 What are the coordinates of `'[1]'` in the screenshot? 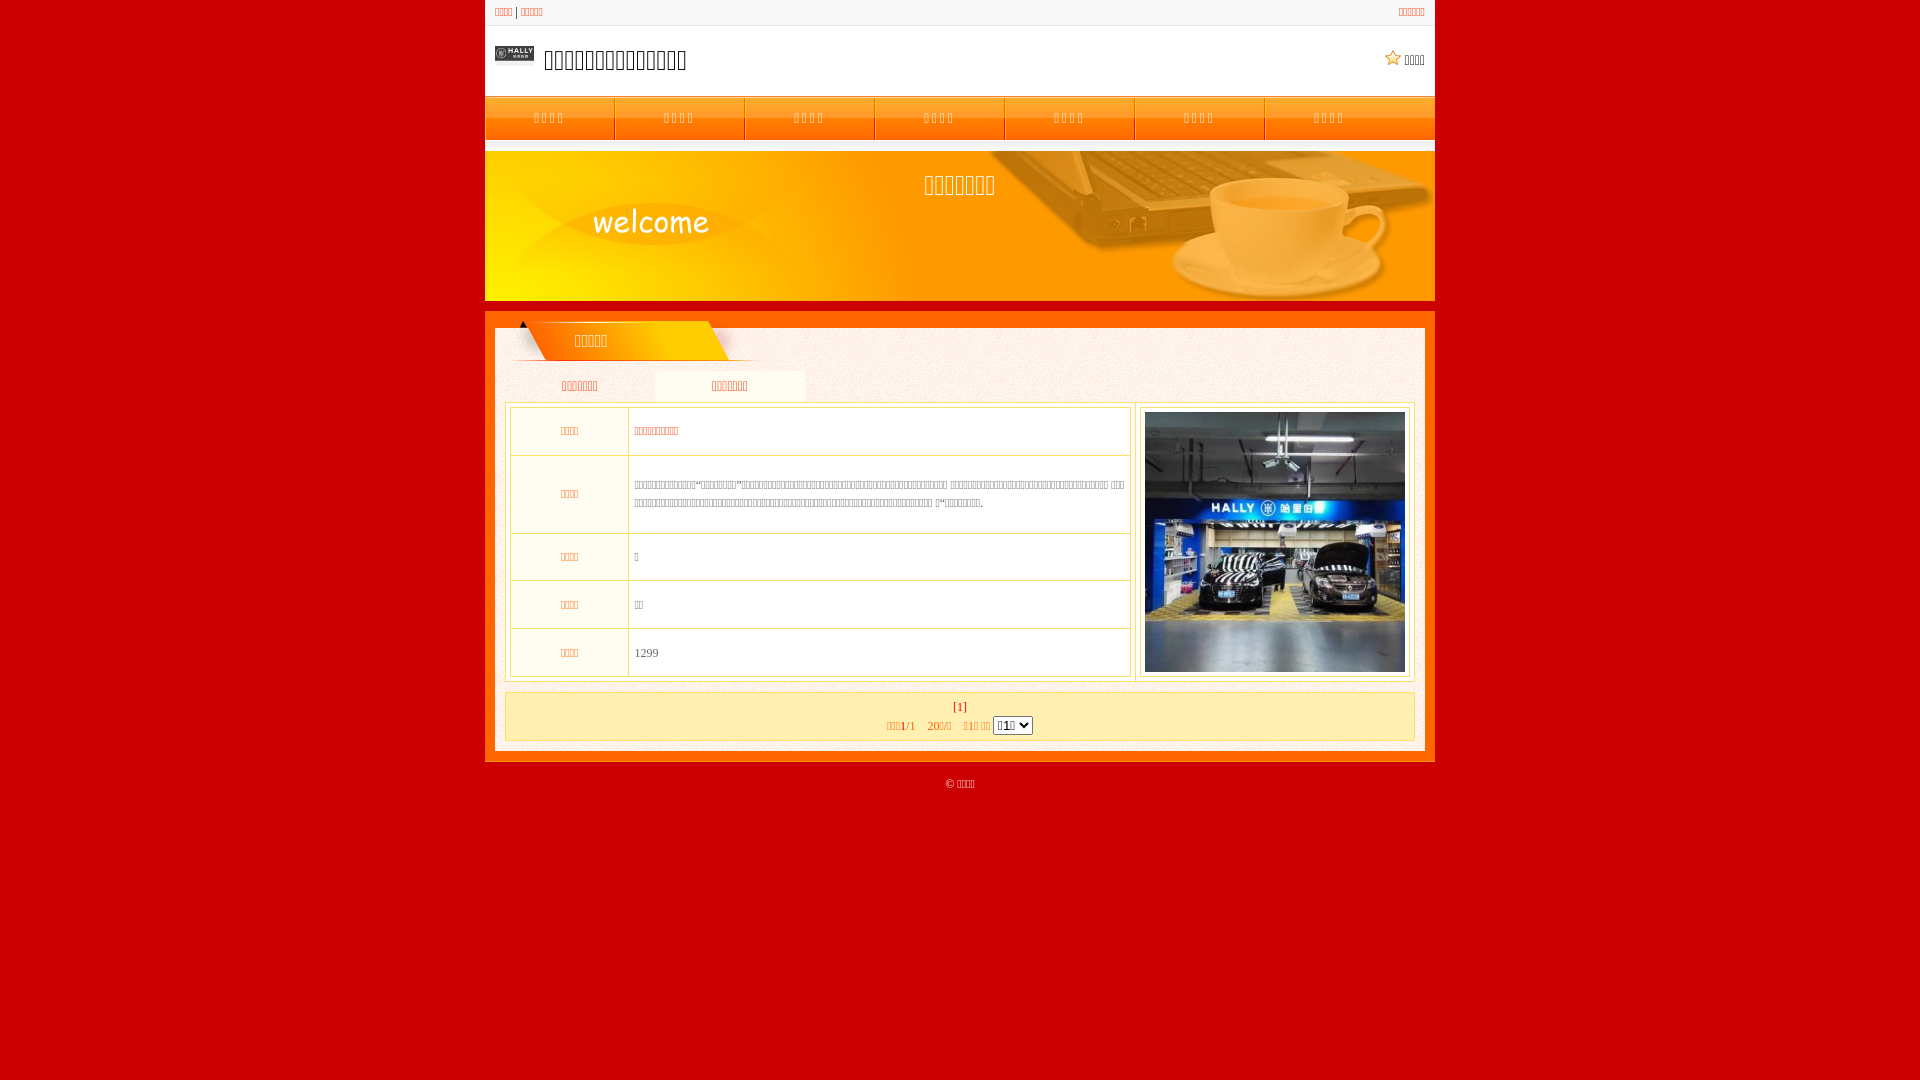 It's located at (960, 705).